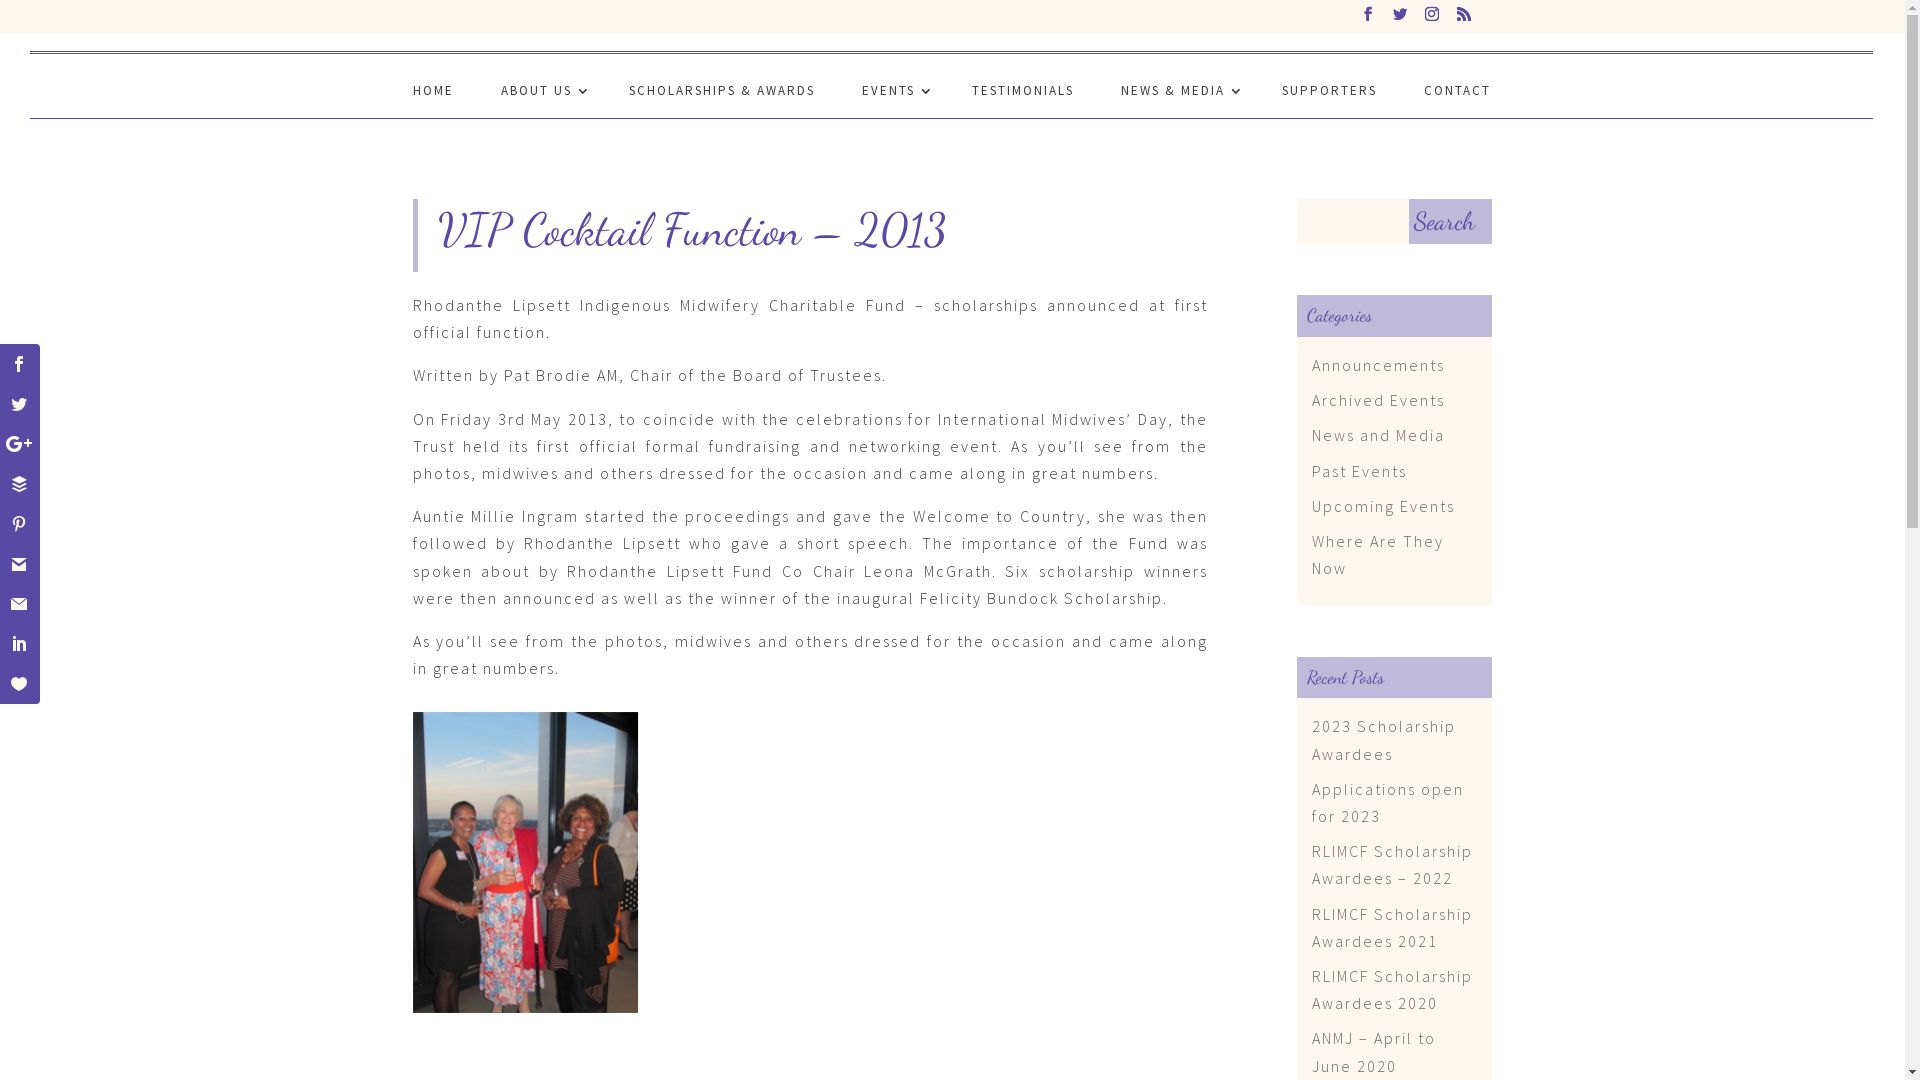 The width and height of the screenshot is (1920, 1080). I want to click on 'SCHOLARSHIPS & AWARDS', so click(720, 100).